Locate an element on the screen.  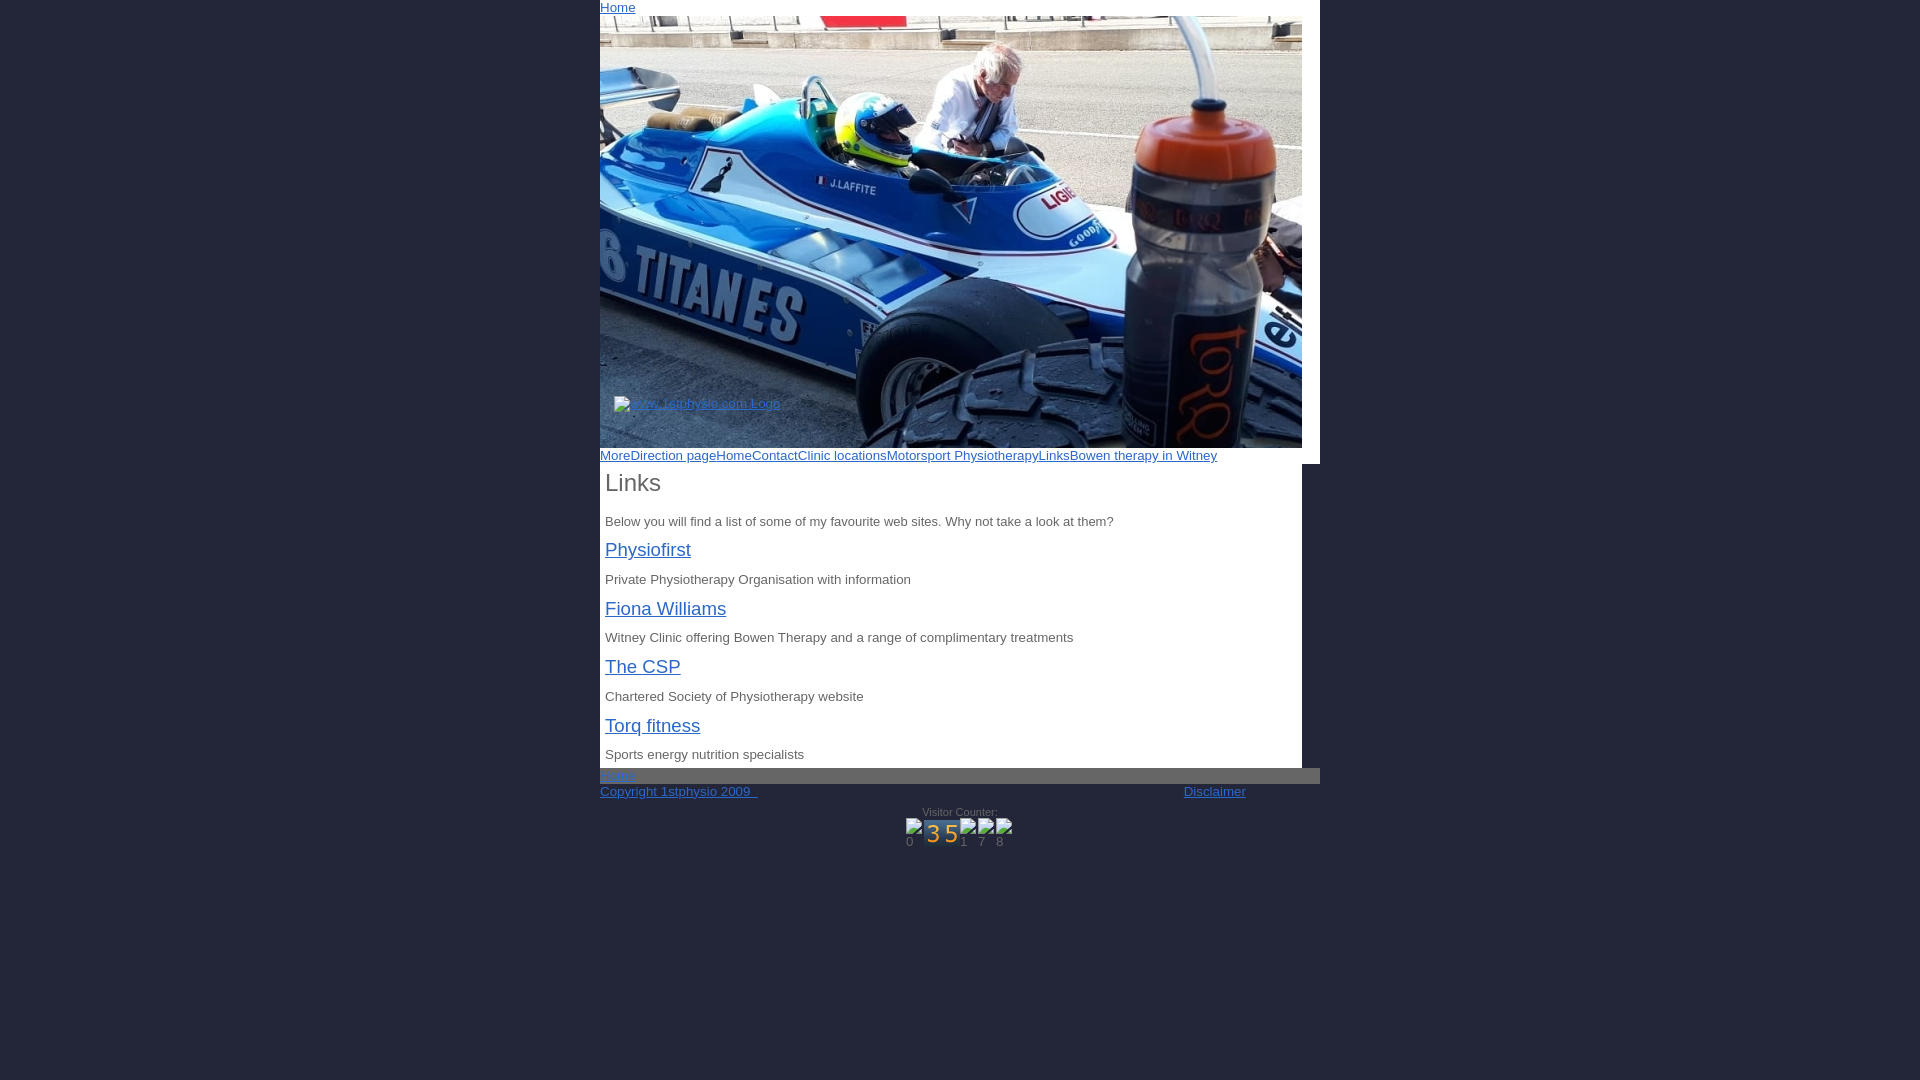
'Copyright 1stphysio 2009  ' is located at coordinates (678, 790).